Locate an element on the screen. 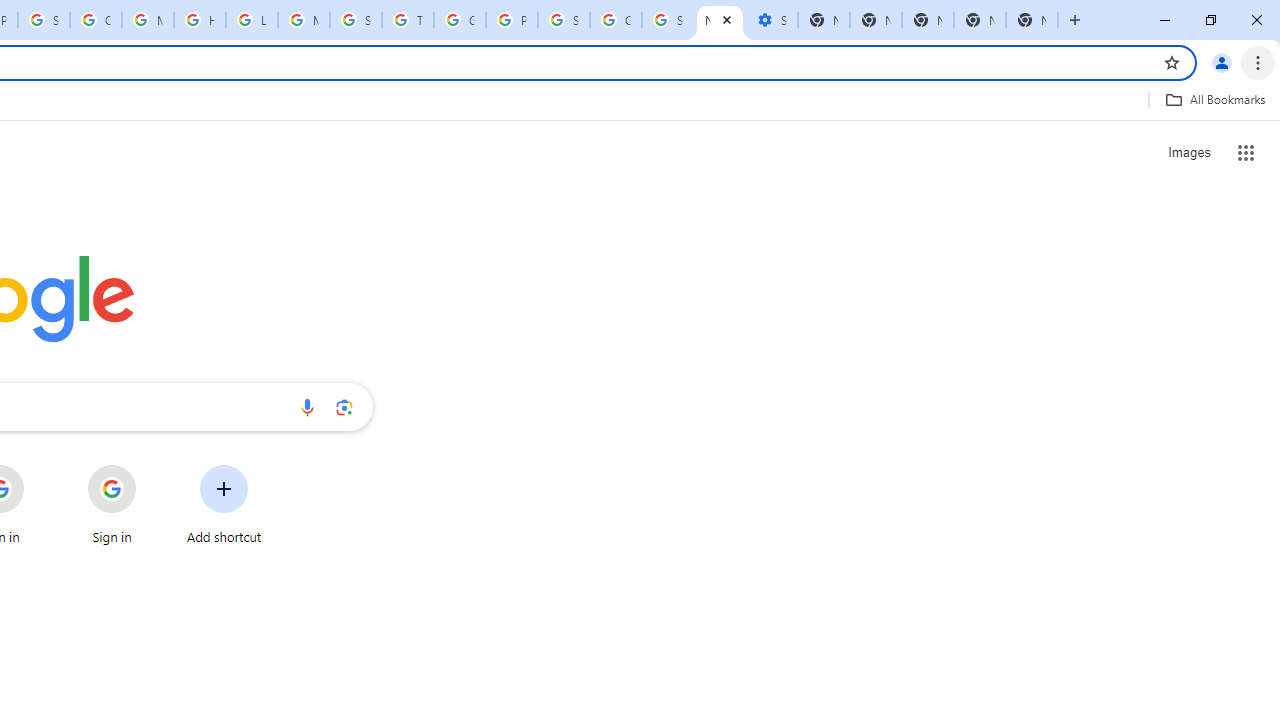 The height and width of the screenshot is (720, 1280). 'Search by voice' is located at coordinates (306, 406).